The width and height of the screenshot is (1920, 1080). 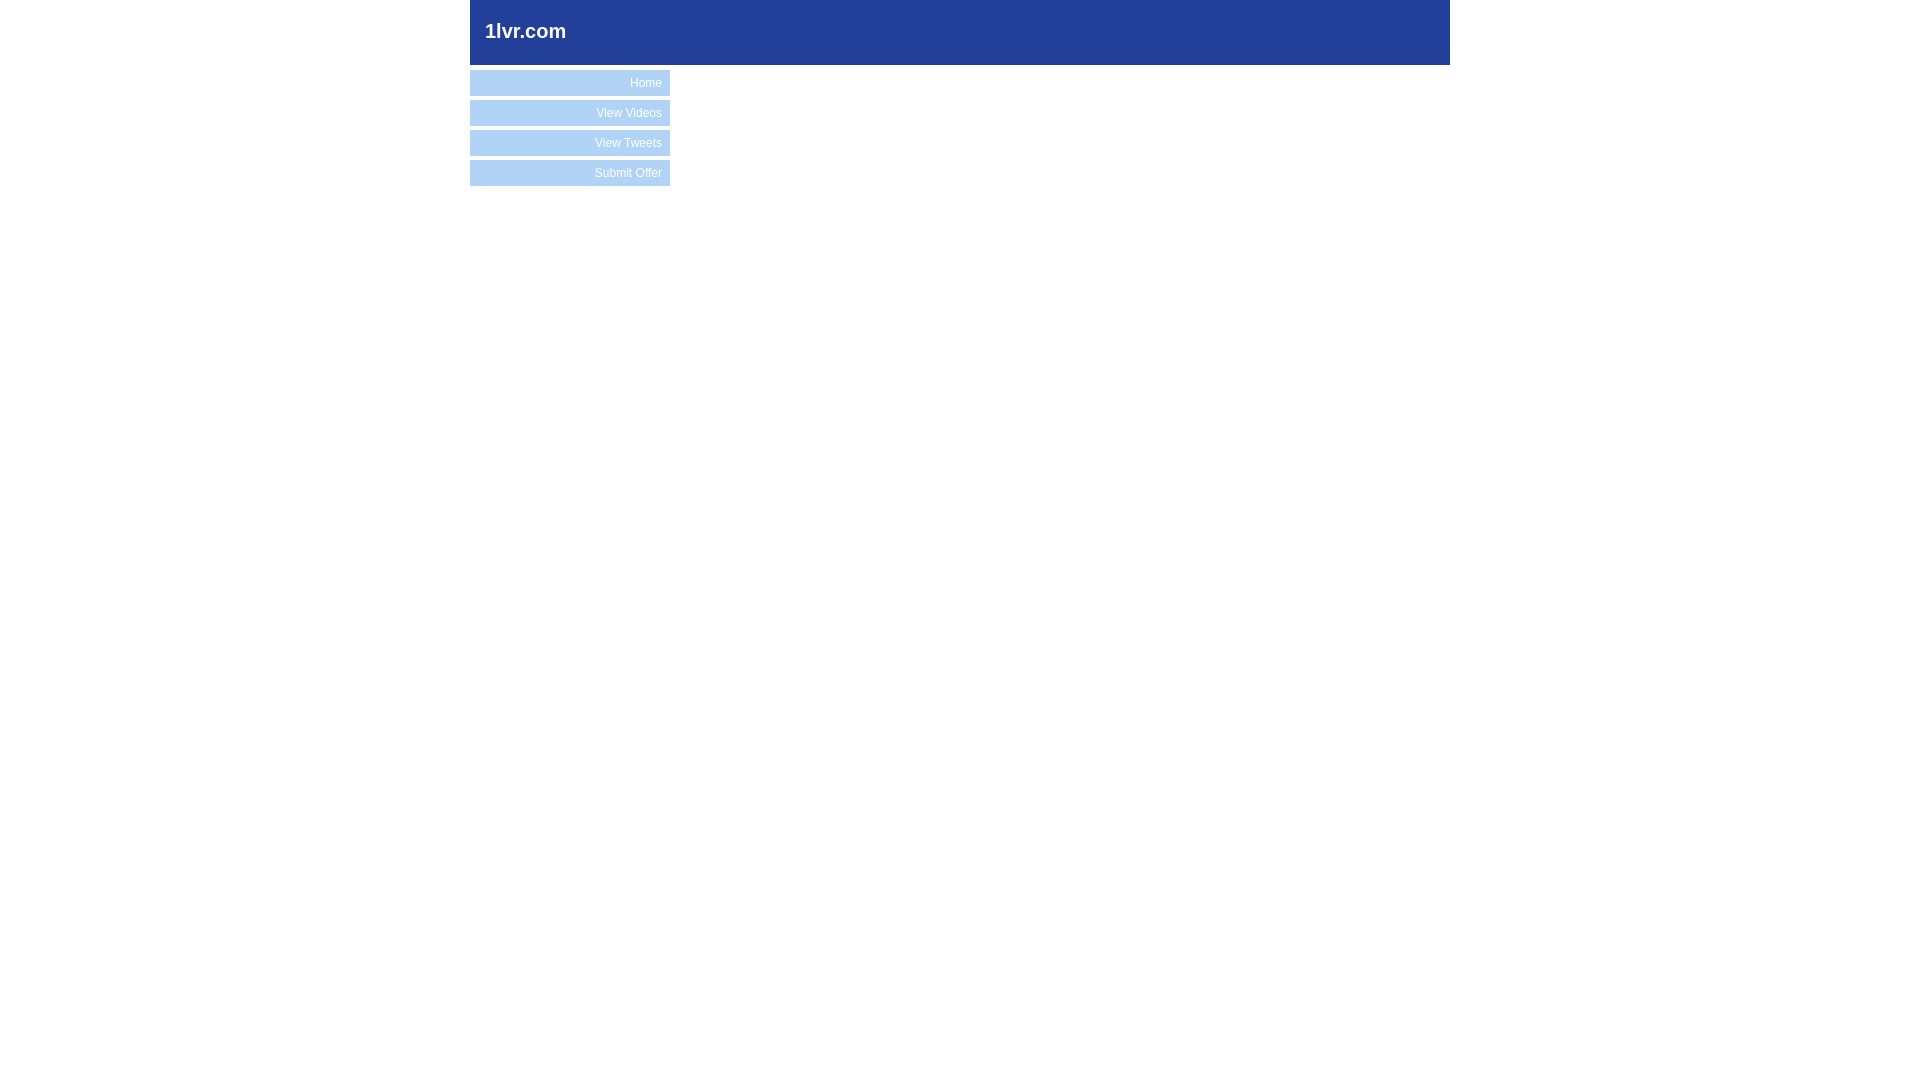 What do you see at coordinates (569, 141) in the screenshot?
I see `'View Tweets'` at bounding box center [569, 141].